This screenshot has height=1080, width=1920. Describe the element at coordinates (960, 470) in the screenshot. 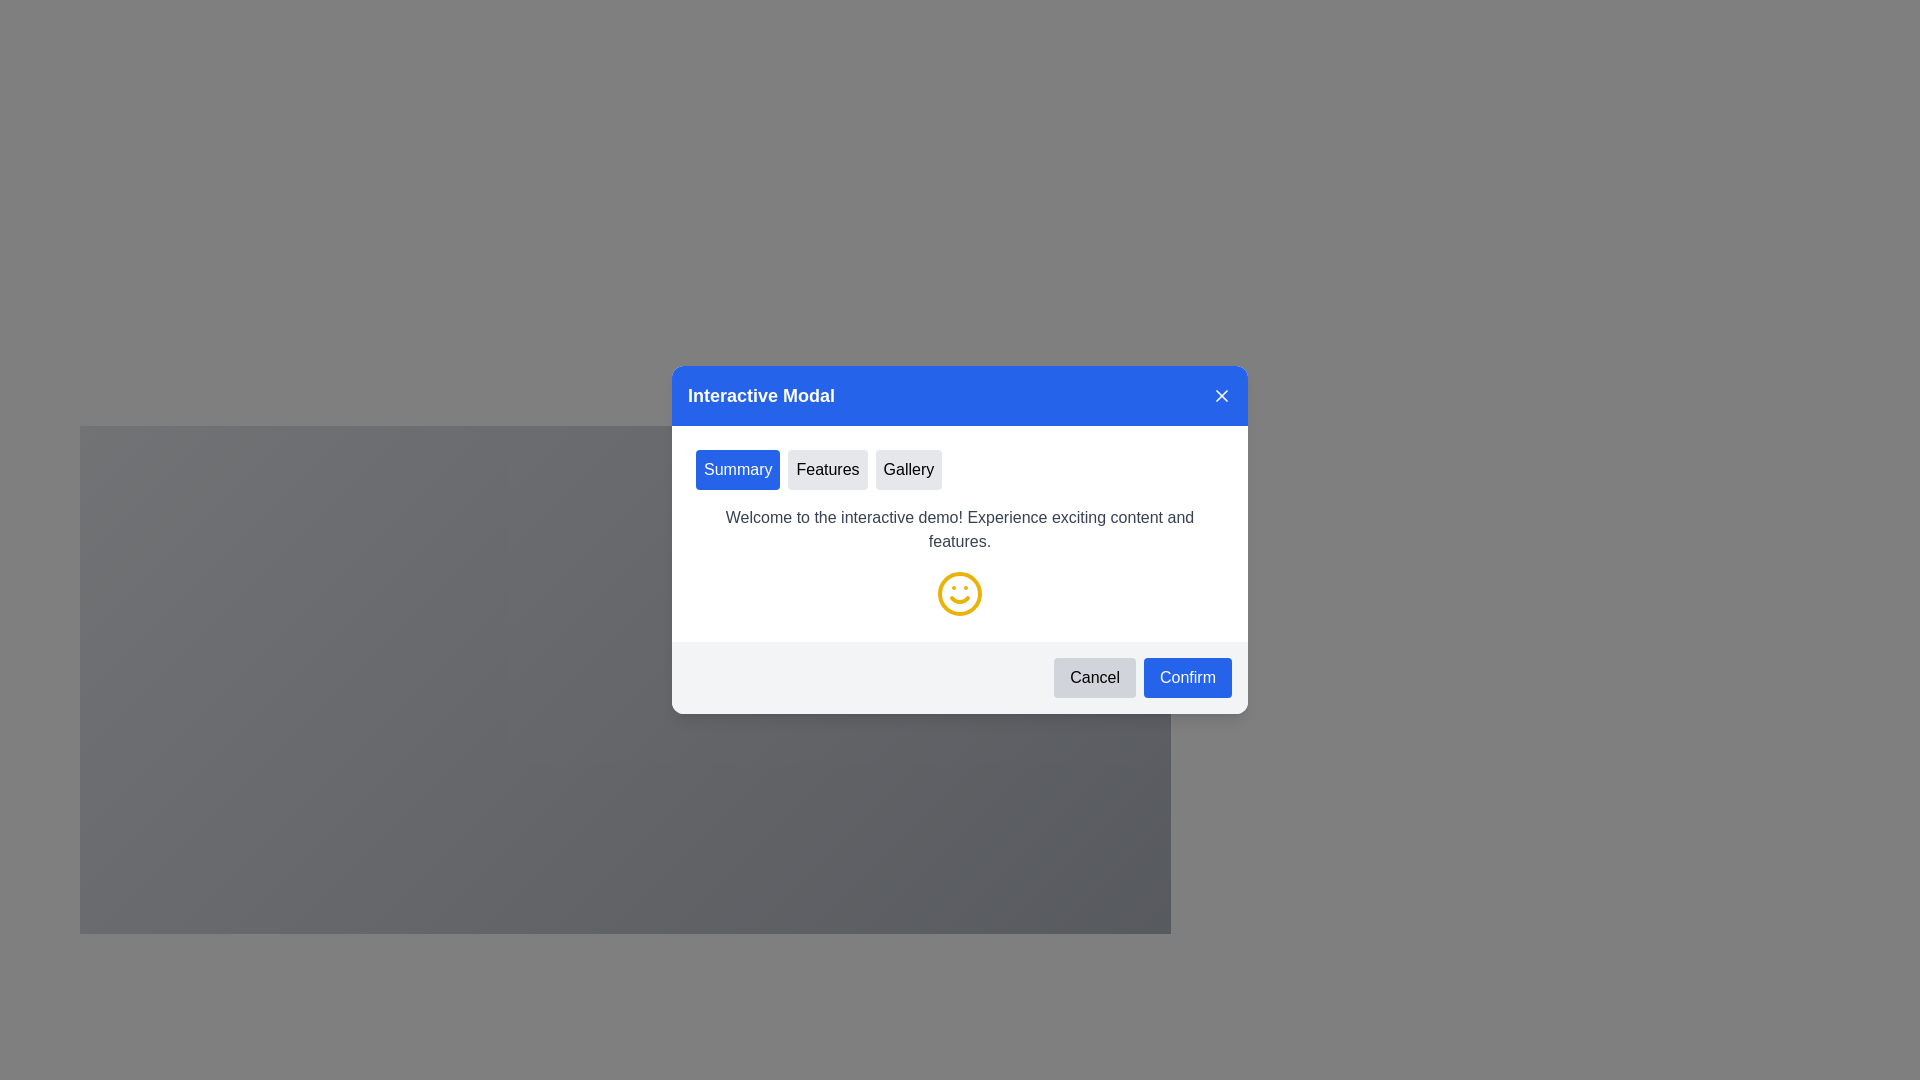

I see `the tab bar in the modal` at that location.